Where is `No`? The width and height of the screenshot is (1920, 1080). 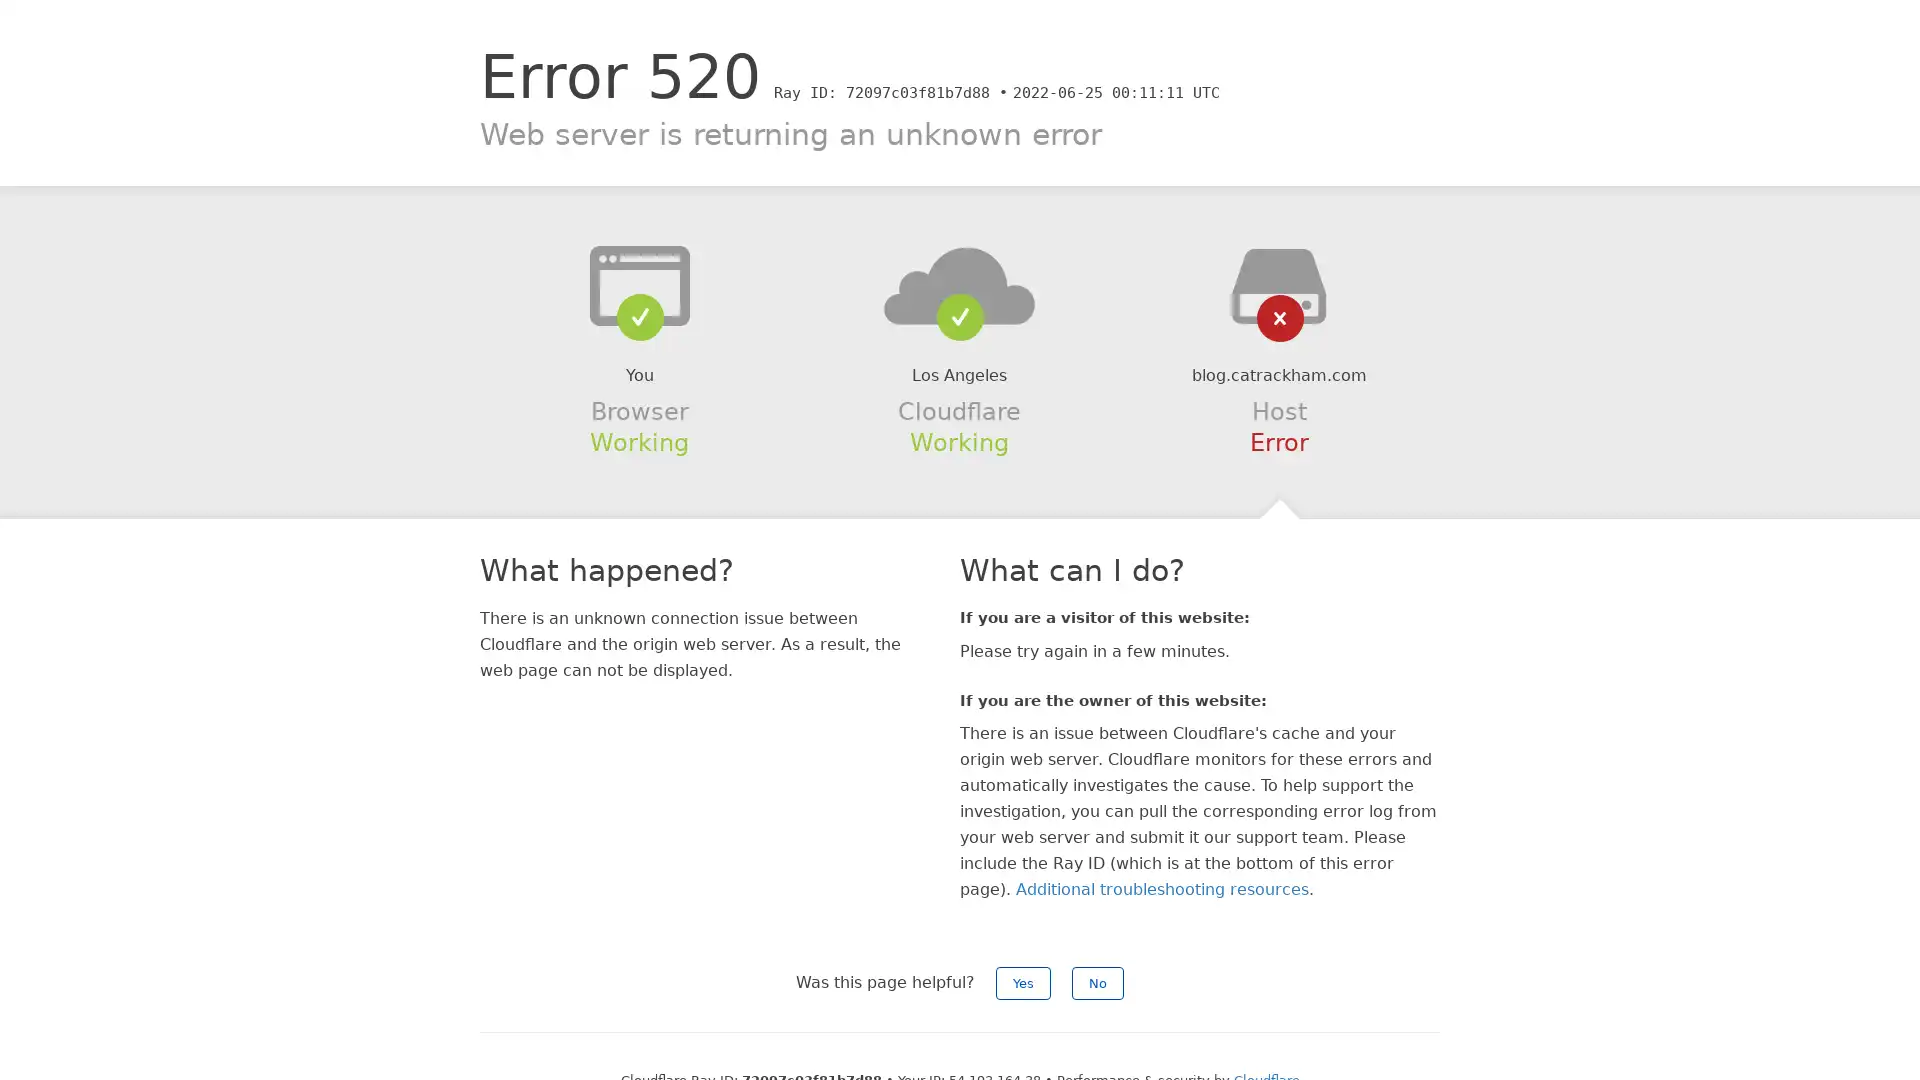
No is located at coordinates (1097, 982).